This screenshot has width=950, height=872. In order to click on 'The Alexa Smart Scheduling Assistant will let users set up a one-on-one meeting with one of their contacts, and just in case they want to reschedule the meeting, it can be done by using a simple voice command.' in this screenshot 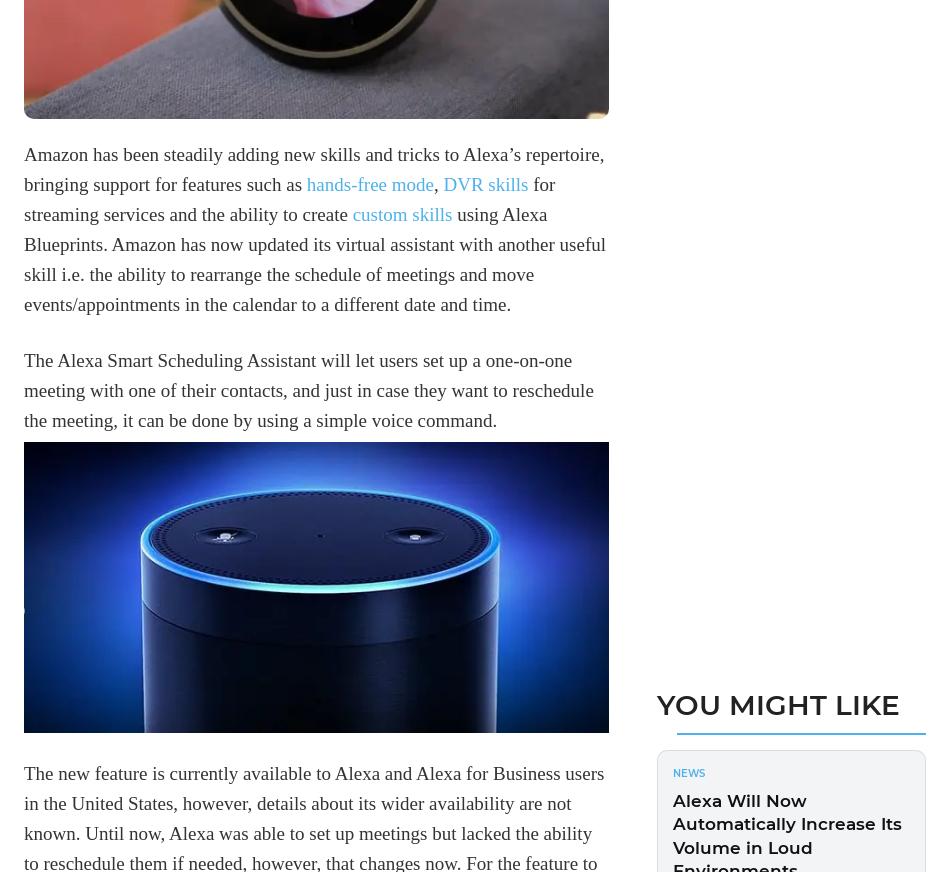, I will do `click(307, 389)`.